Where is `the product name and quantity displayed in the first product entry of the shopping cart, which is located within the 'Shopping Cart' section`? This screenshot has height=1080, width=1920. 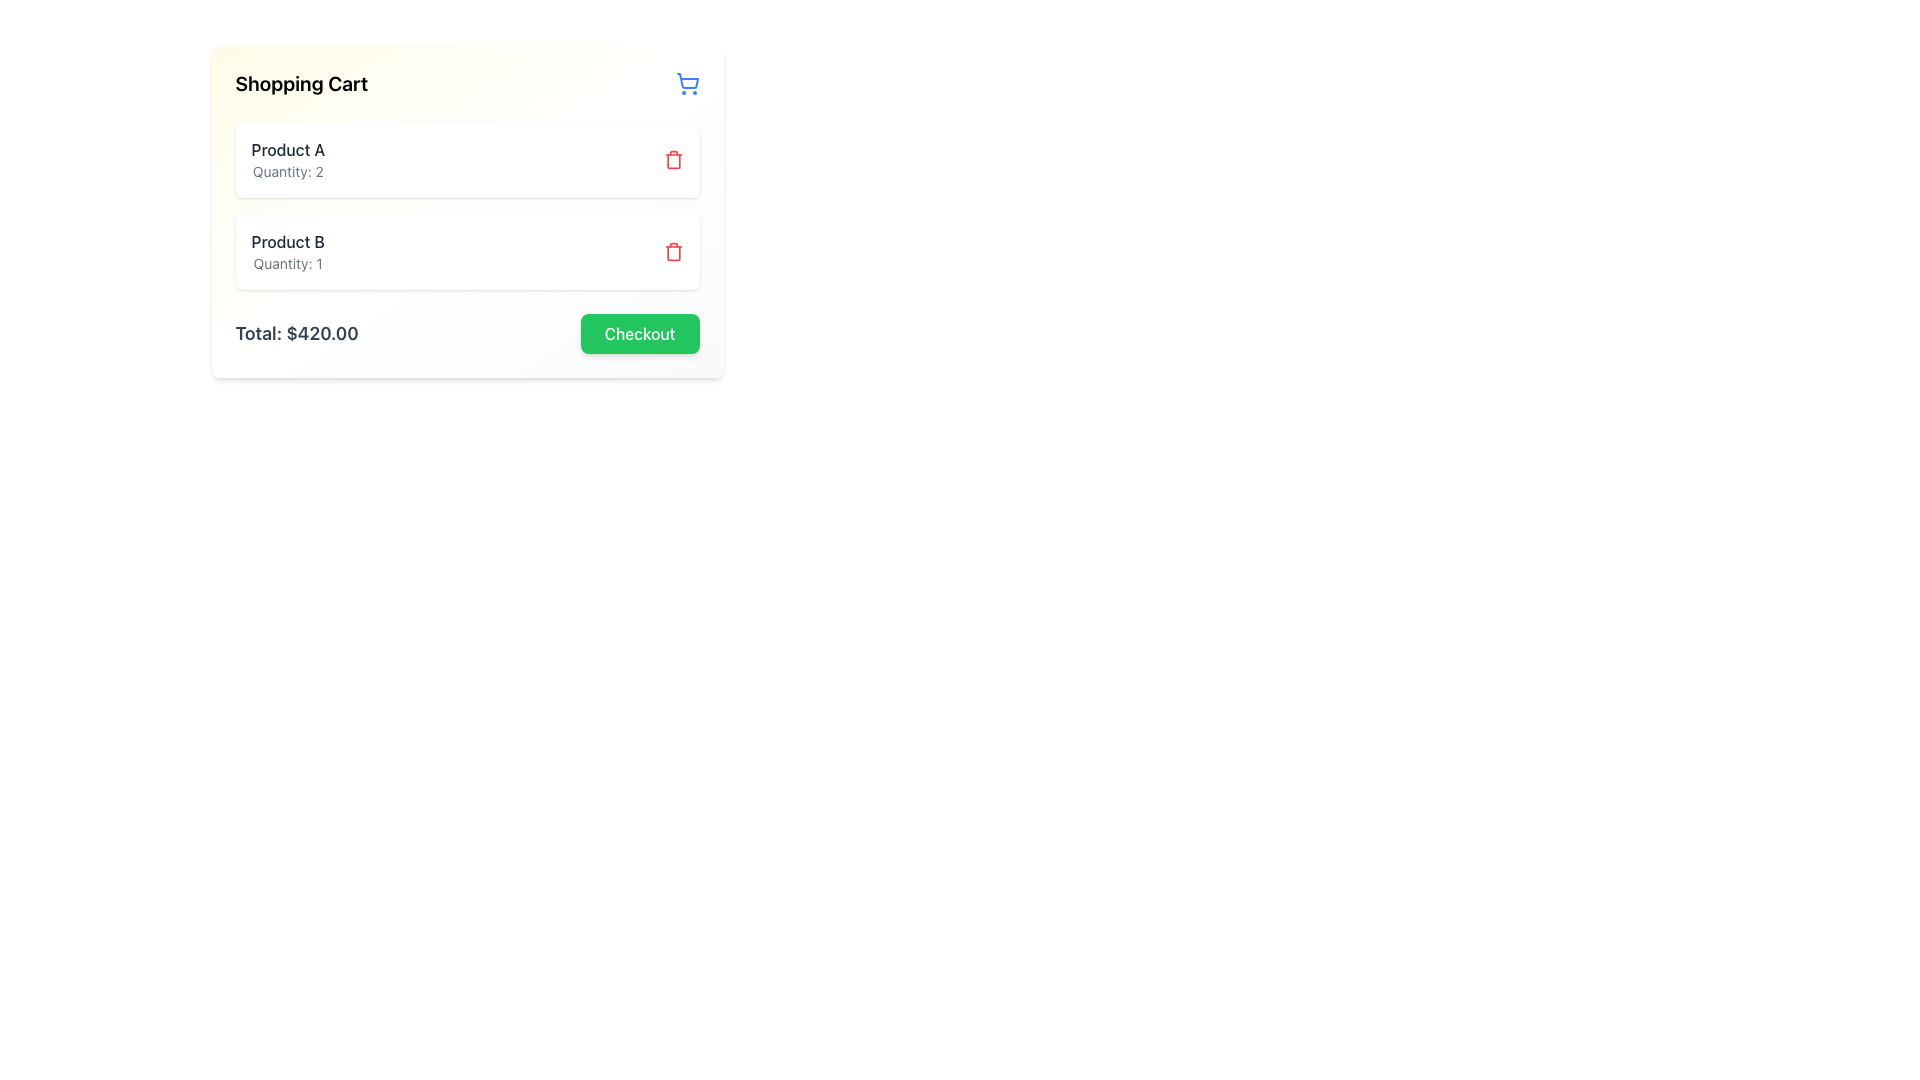
the product name and quantity displayed in the first product entry of the shopping cart, which is located within the 'Shopping Cart' section is located at coordinates (466, 158).